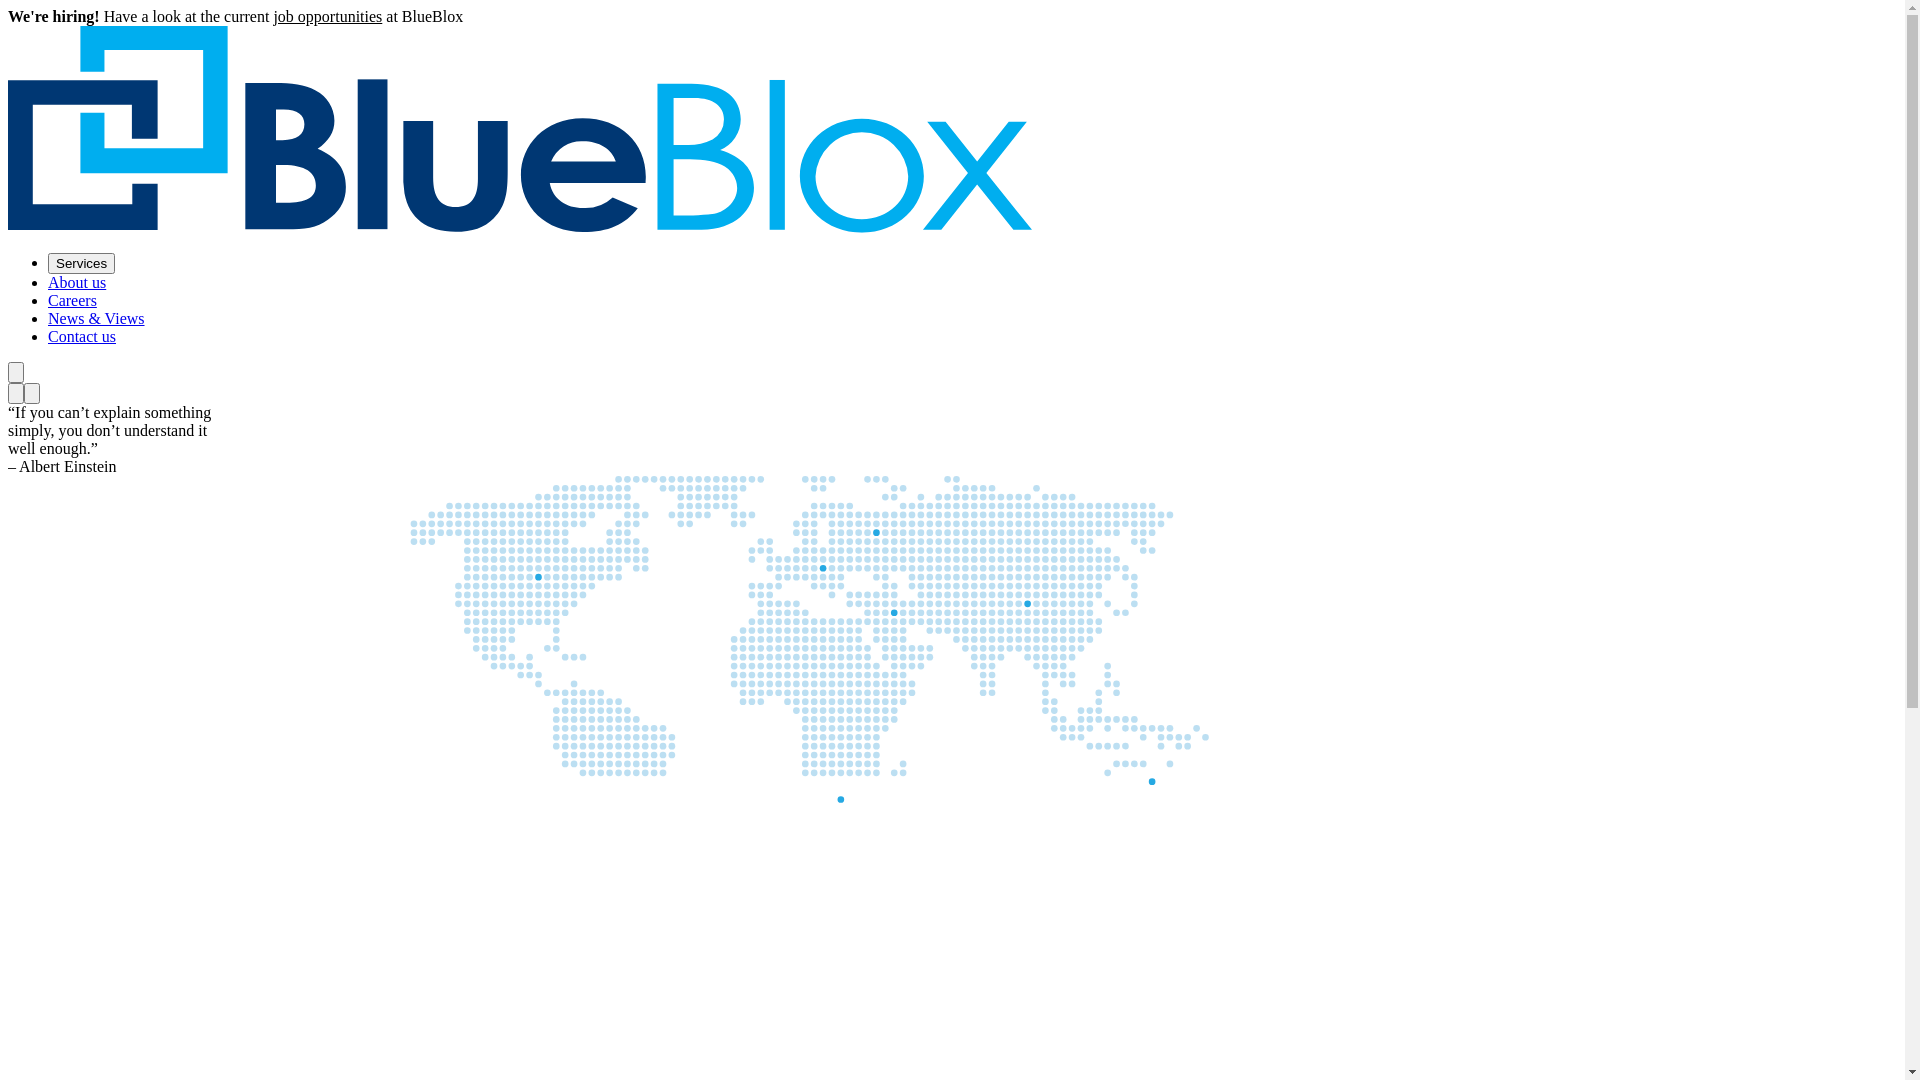  Describe the element at coordinates (72, 300) in the screenshot. I see `'Careers'` at that location.